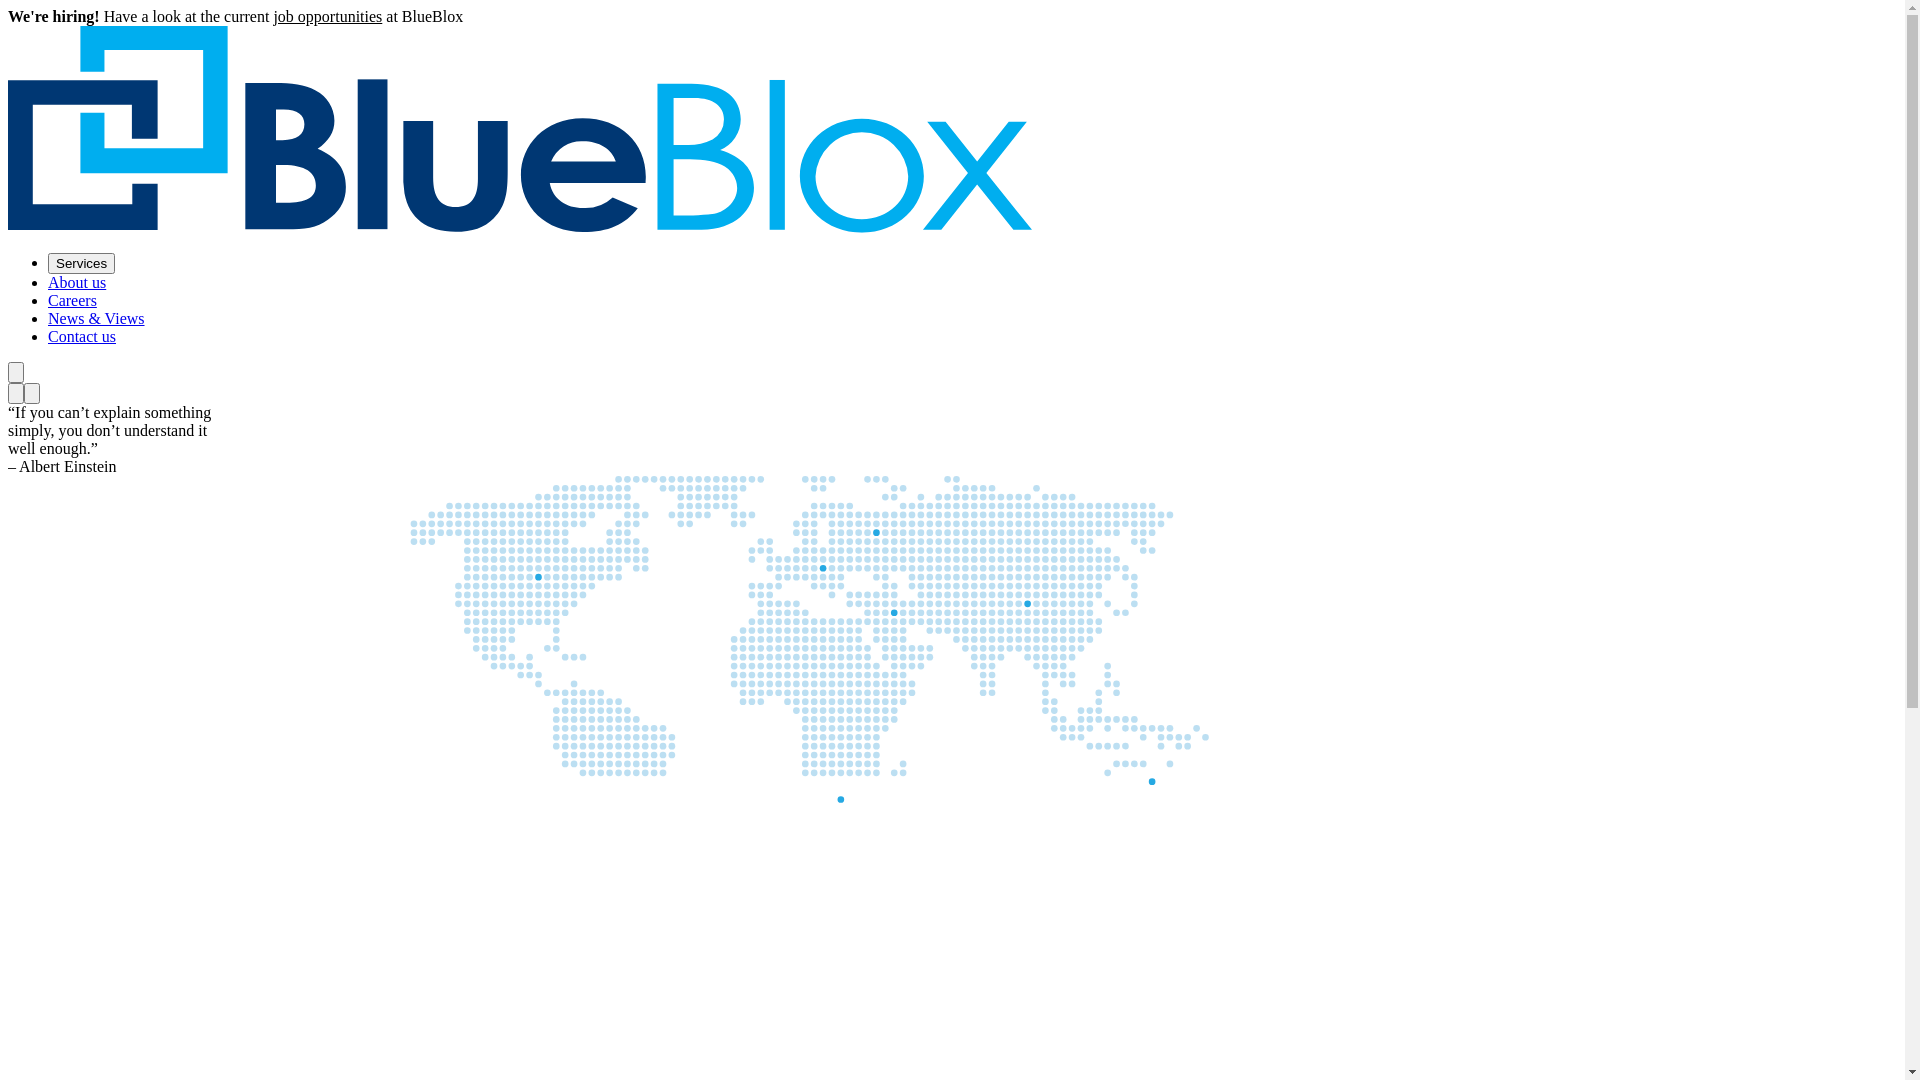  Describe the element at coordinates (72, 300) in the screenshot. I see `'Careers'` at that location.